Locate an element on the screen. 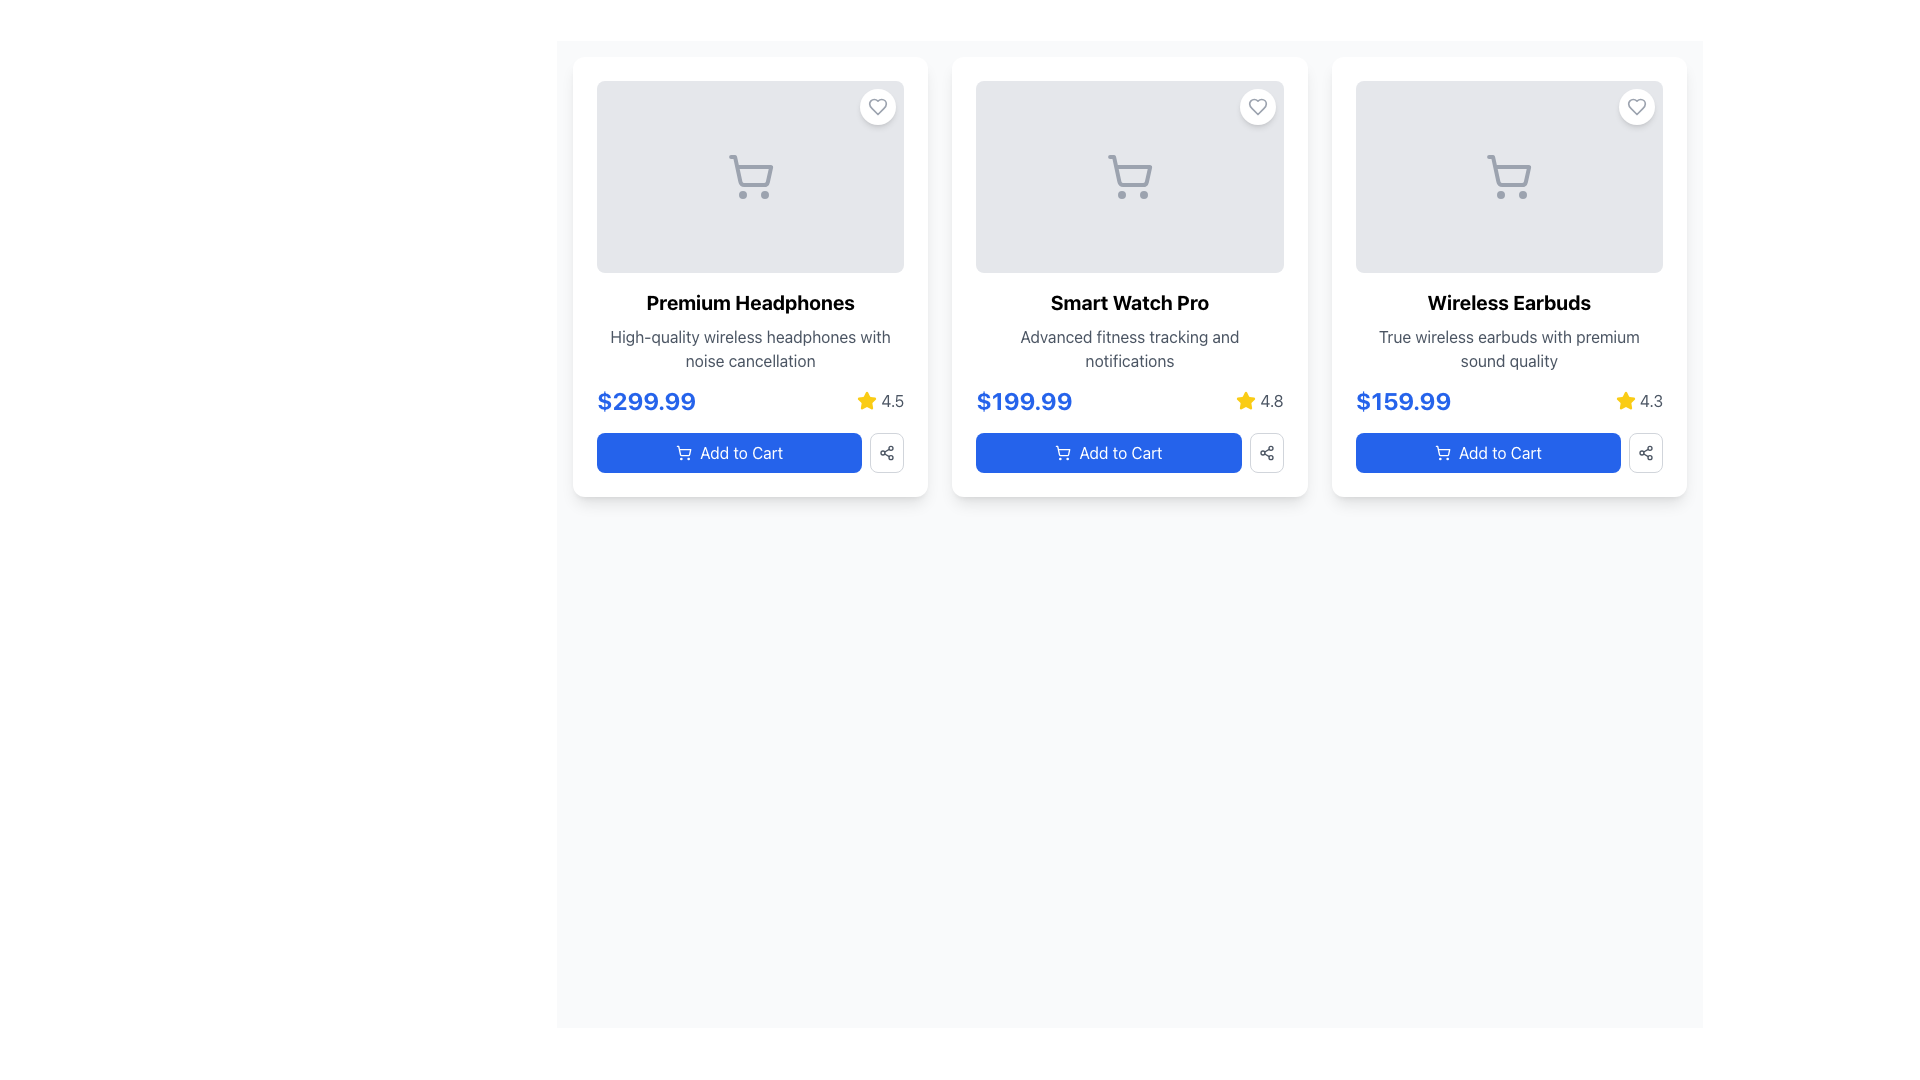 This screenshot has height=1080, width=1920. the visual depiction of the shopping cart icon representing shopping-related actions within the product card for 'Premium Headphones' is located at coordinates (684, 451).